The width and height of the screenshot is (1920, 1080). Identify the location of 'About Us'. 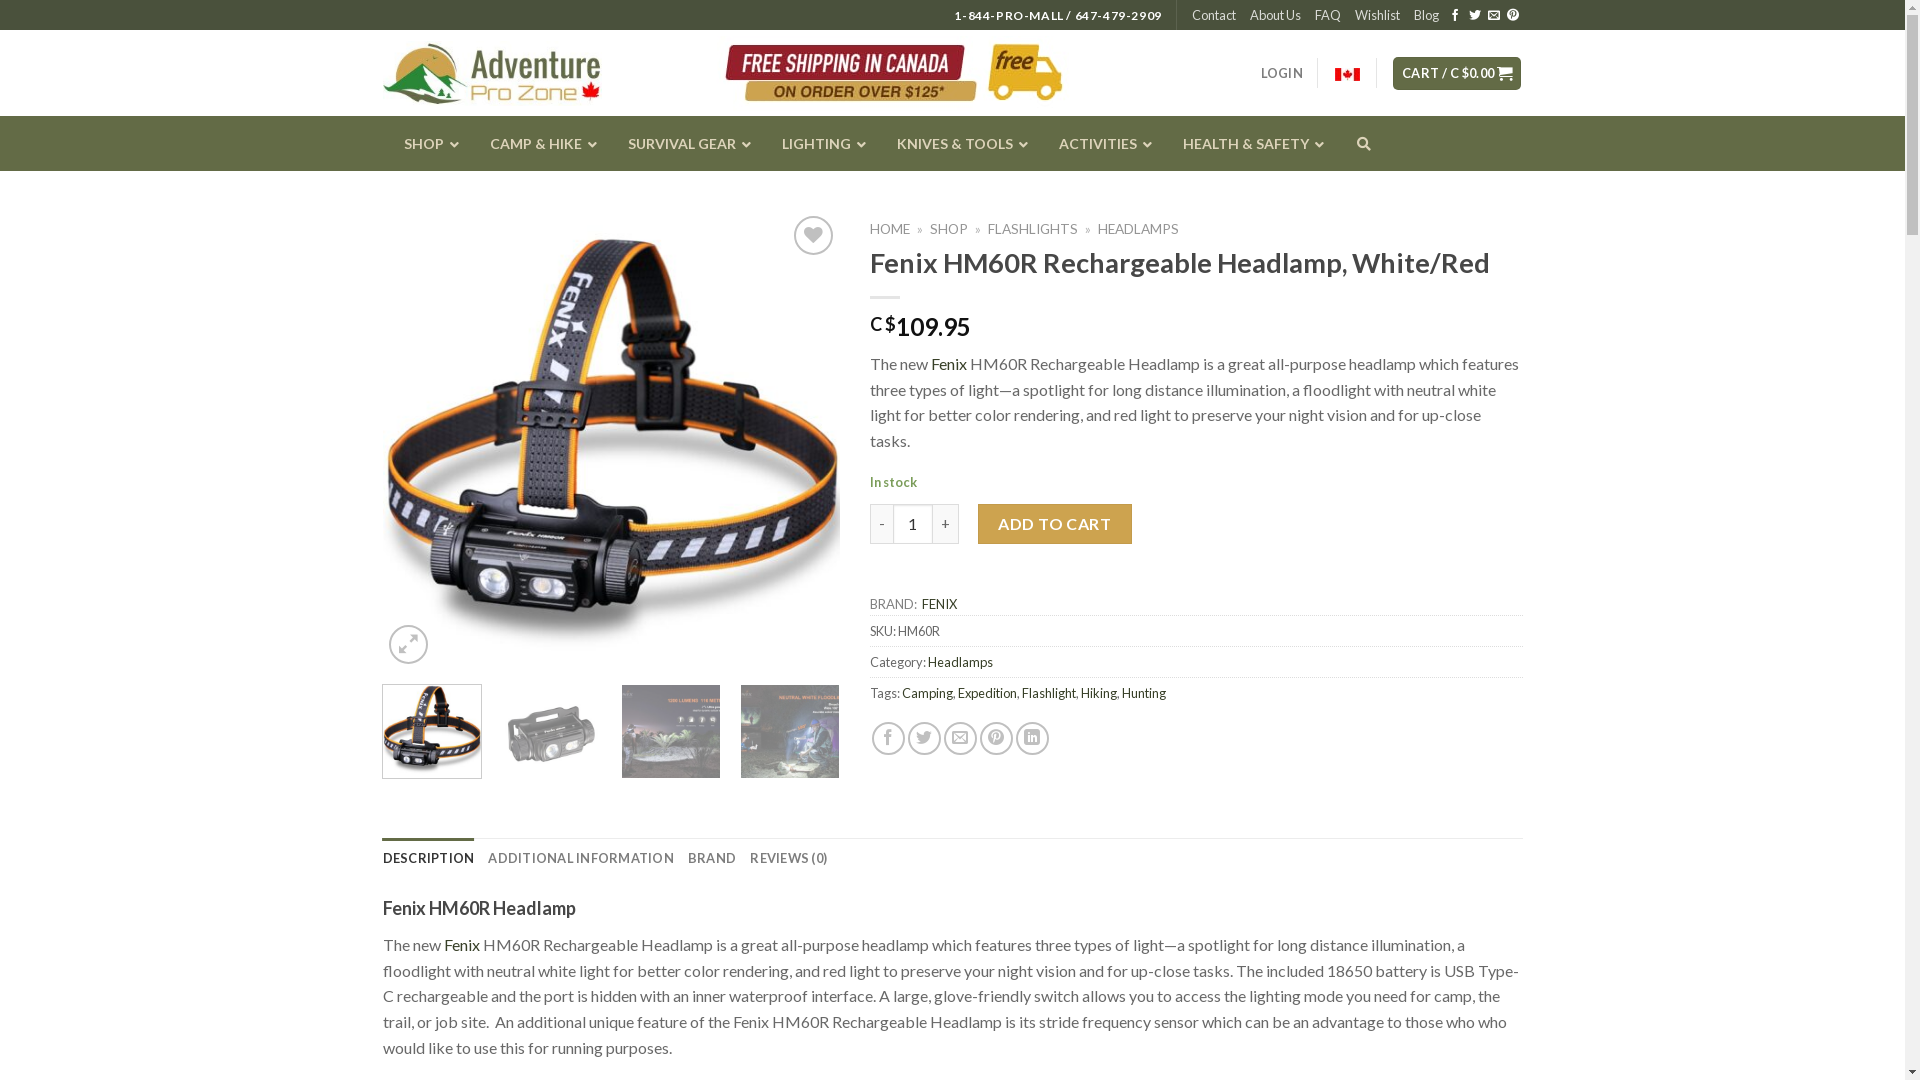
(1248, 15).